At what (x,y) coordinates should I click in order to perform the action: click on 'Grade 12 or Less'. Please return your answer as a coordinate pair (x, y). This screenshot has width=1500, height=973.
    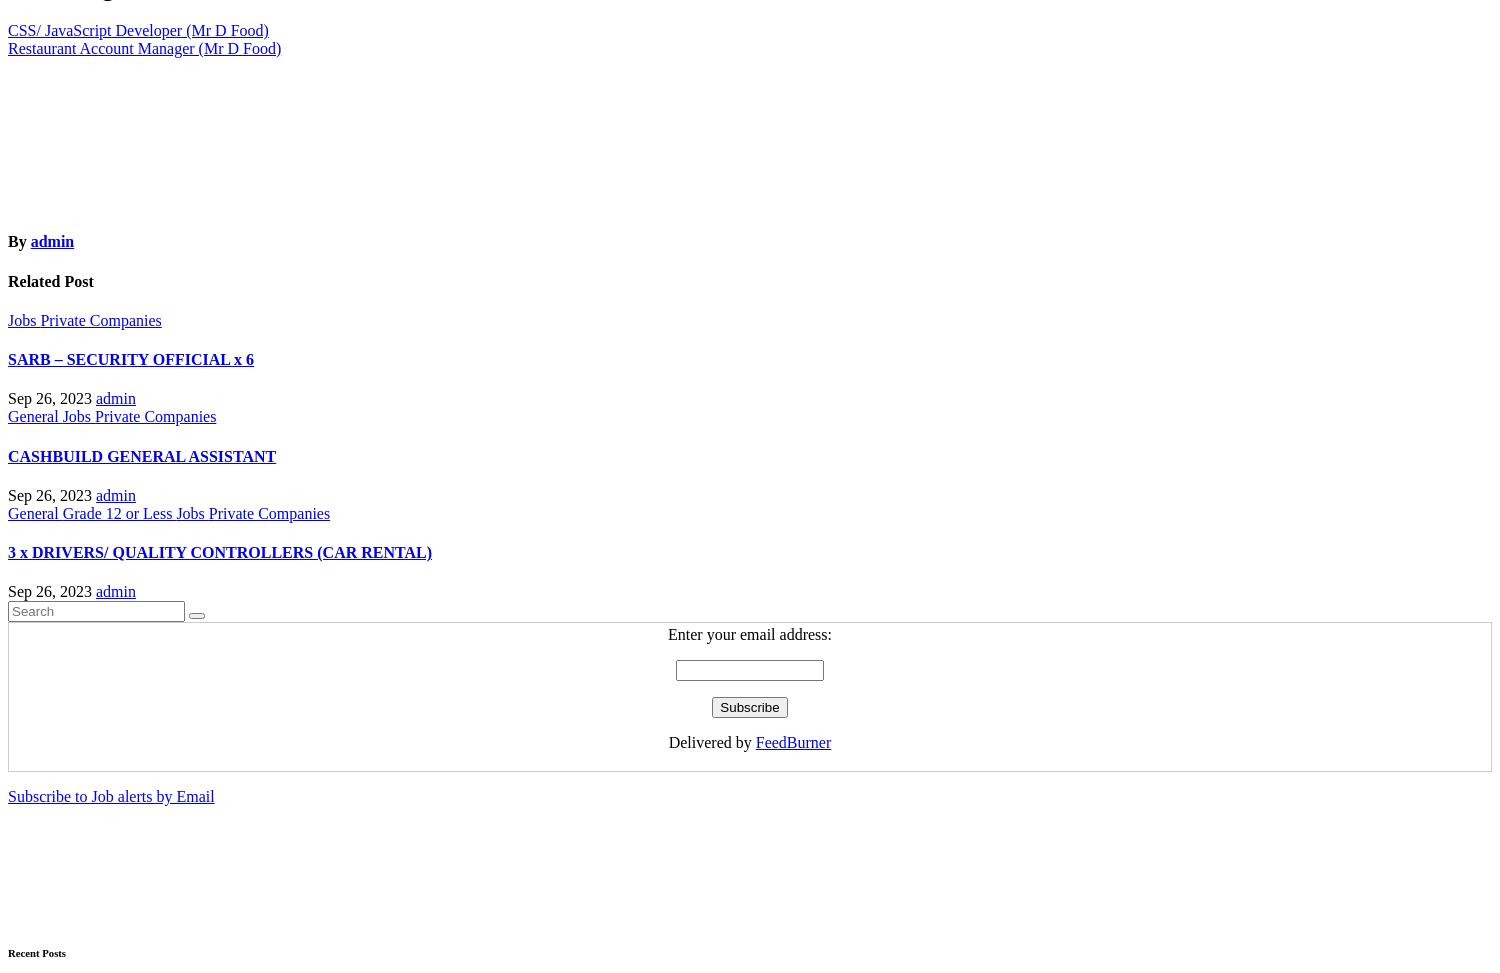
    Looking at the image, I should click on (117, 511).